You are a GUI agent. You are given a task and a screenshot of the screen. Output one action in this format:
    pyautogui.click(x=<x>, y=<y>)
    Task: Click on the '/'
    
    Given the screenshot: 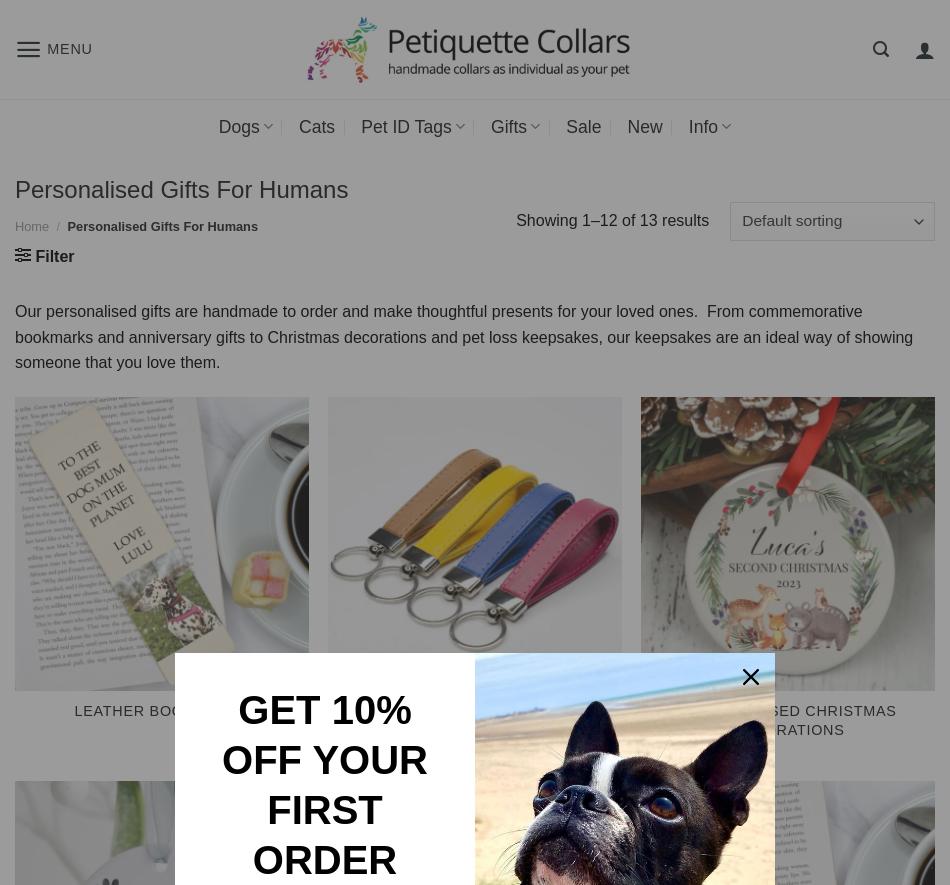 What is the action you would take?
    pyautogui.click(x=58, y=225)
    